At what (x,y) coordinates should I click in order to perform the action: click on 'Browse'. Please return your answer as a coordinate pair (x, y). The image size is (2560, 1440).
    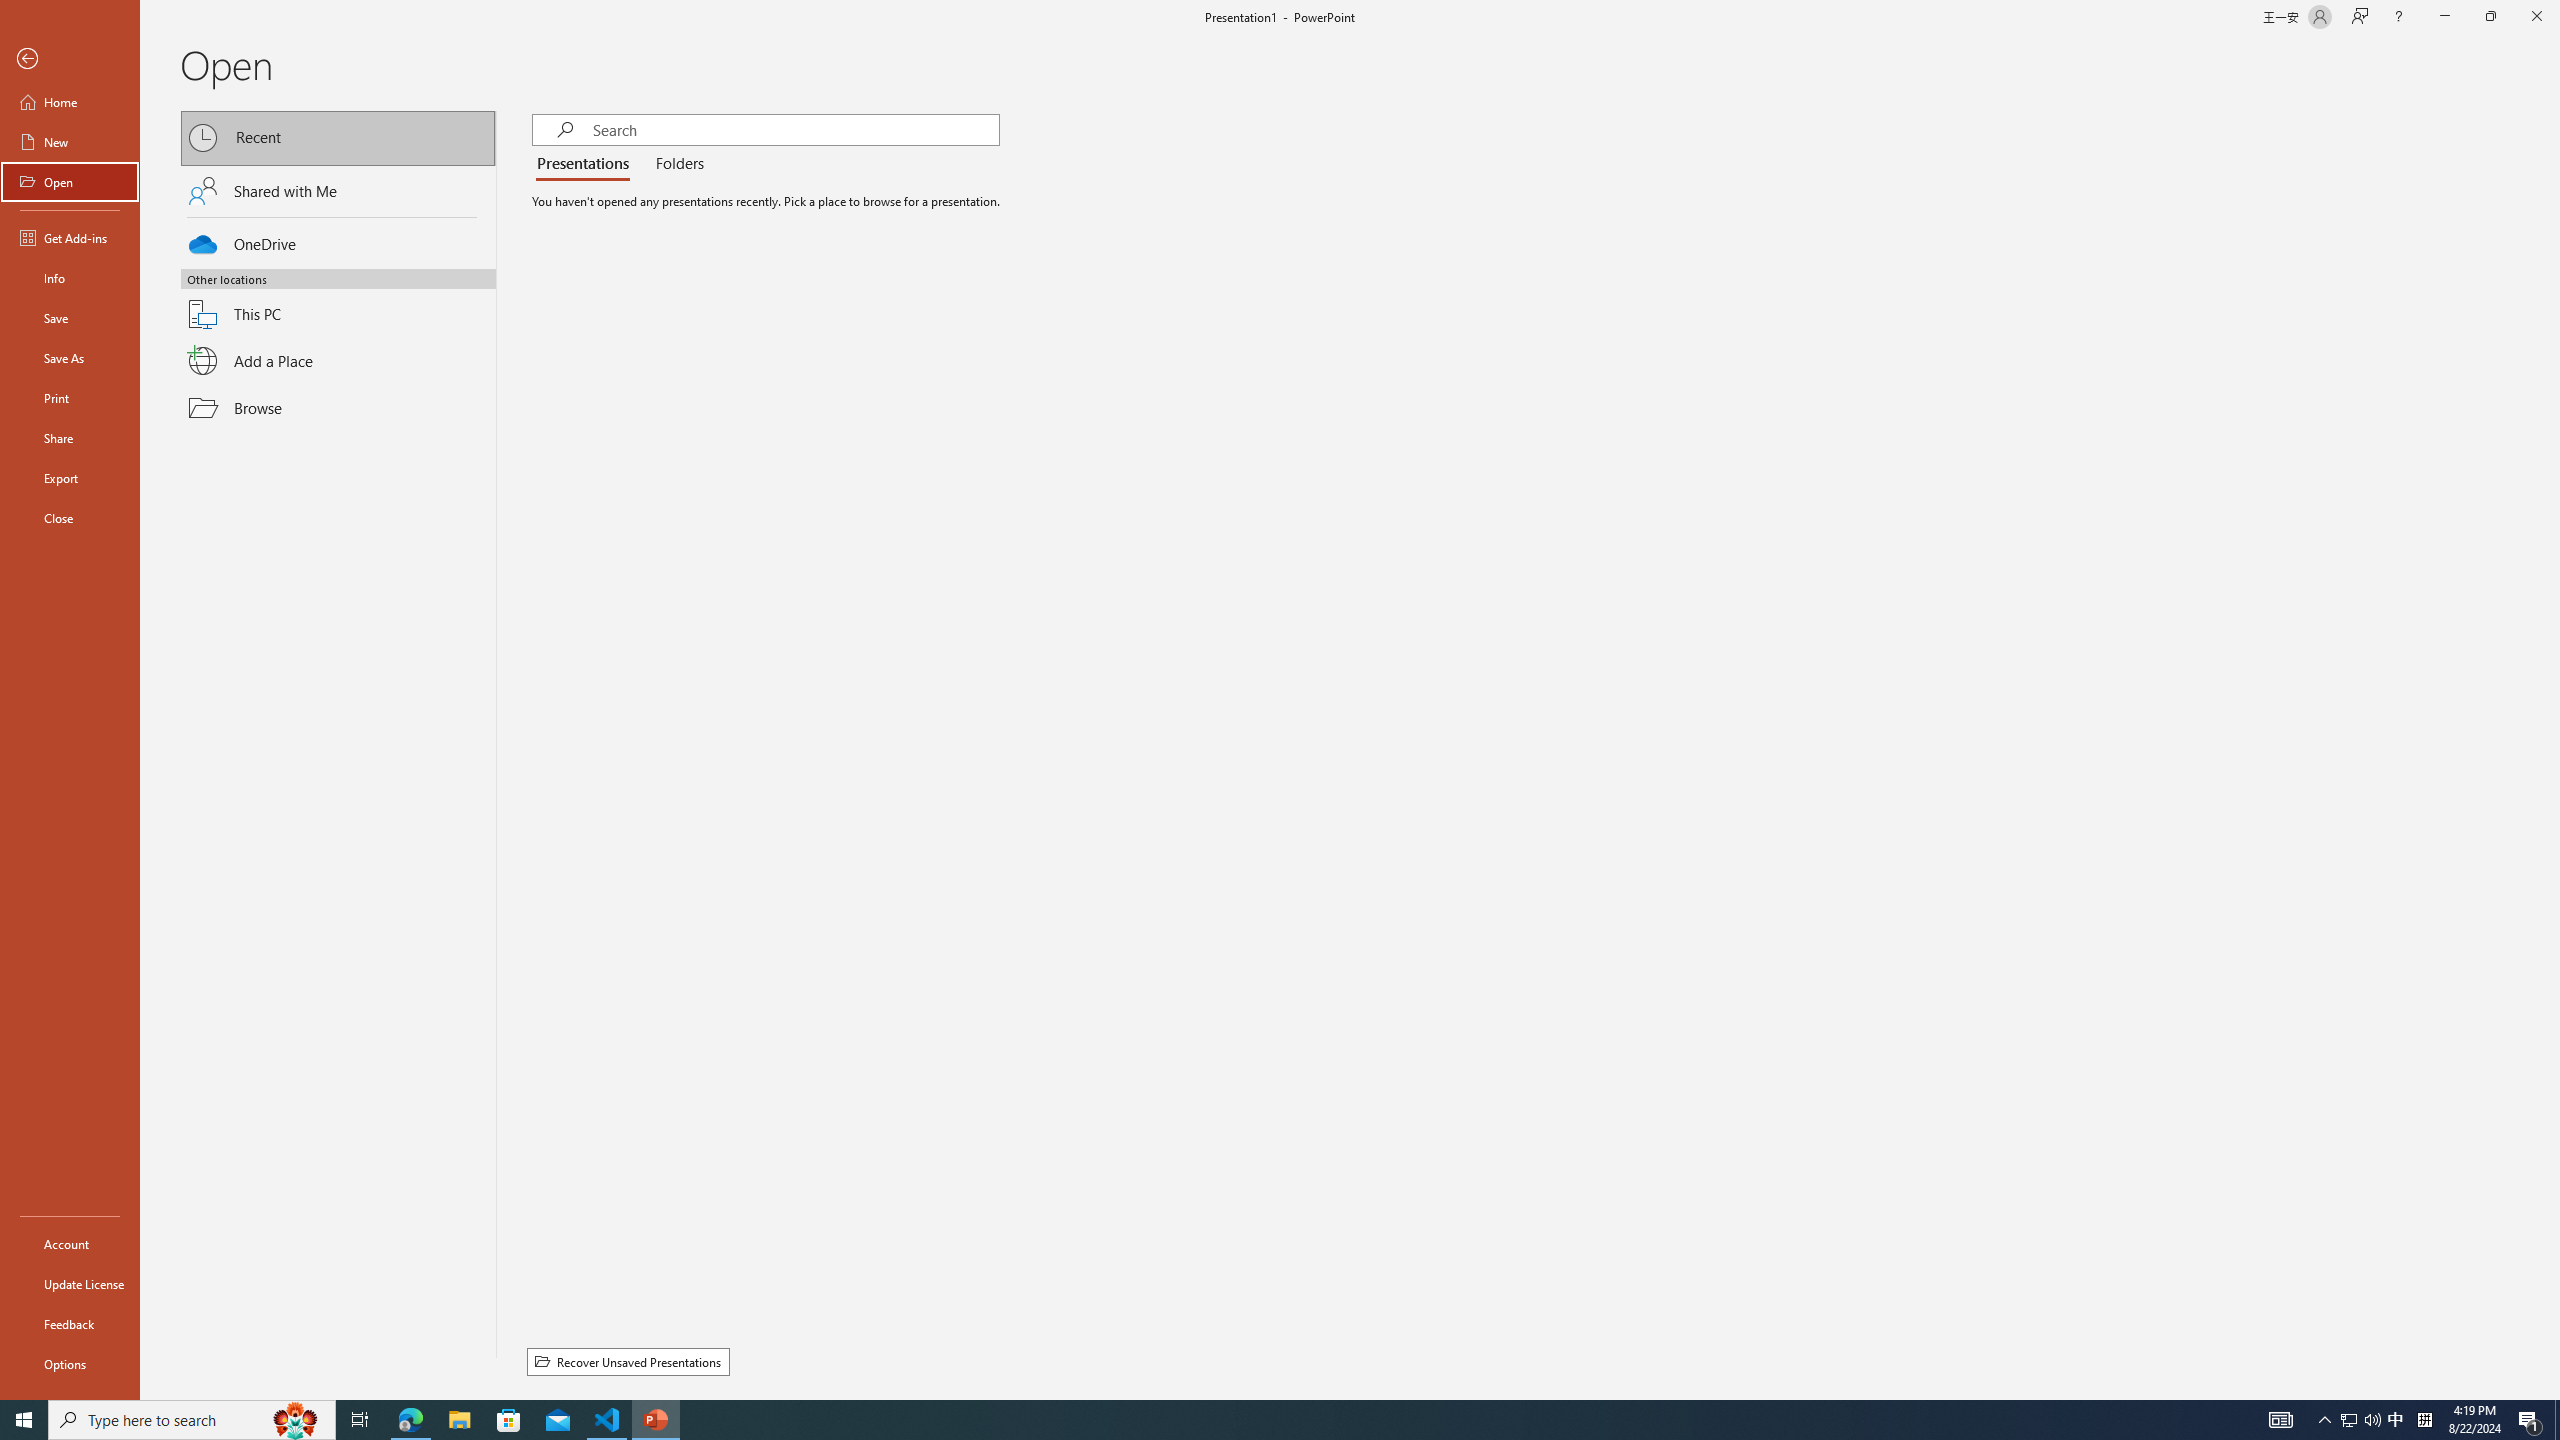
    Looking at the image, I should click on (338, 407).